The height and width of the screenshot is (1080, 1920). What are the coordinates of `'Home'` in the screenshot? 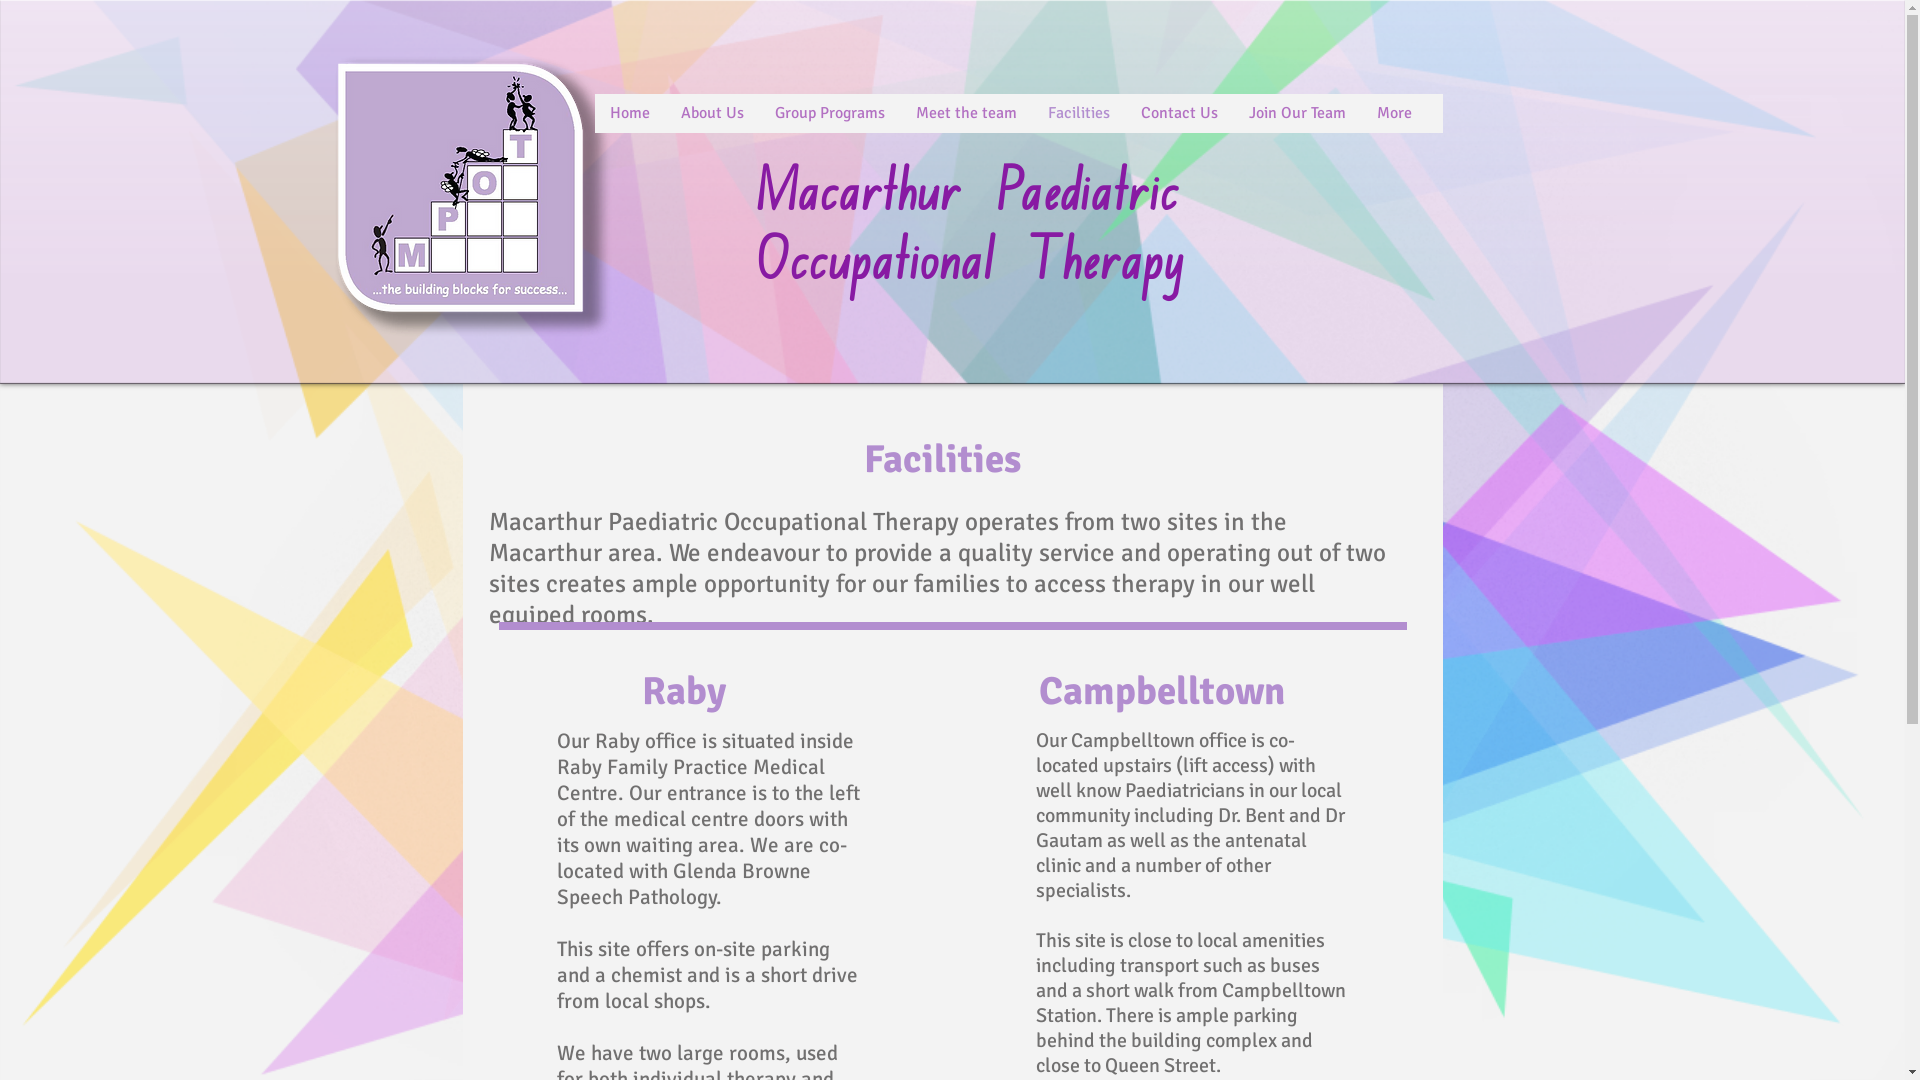 It's located at (627, 113).